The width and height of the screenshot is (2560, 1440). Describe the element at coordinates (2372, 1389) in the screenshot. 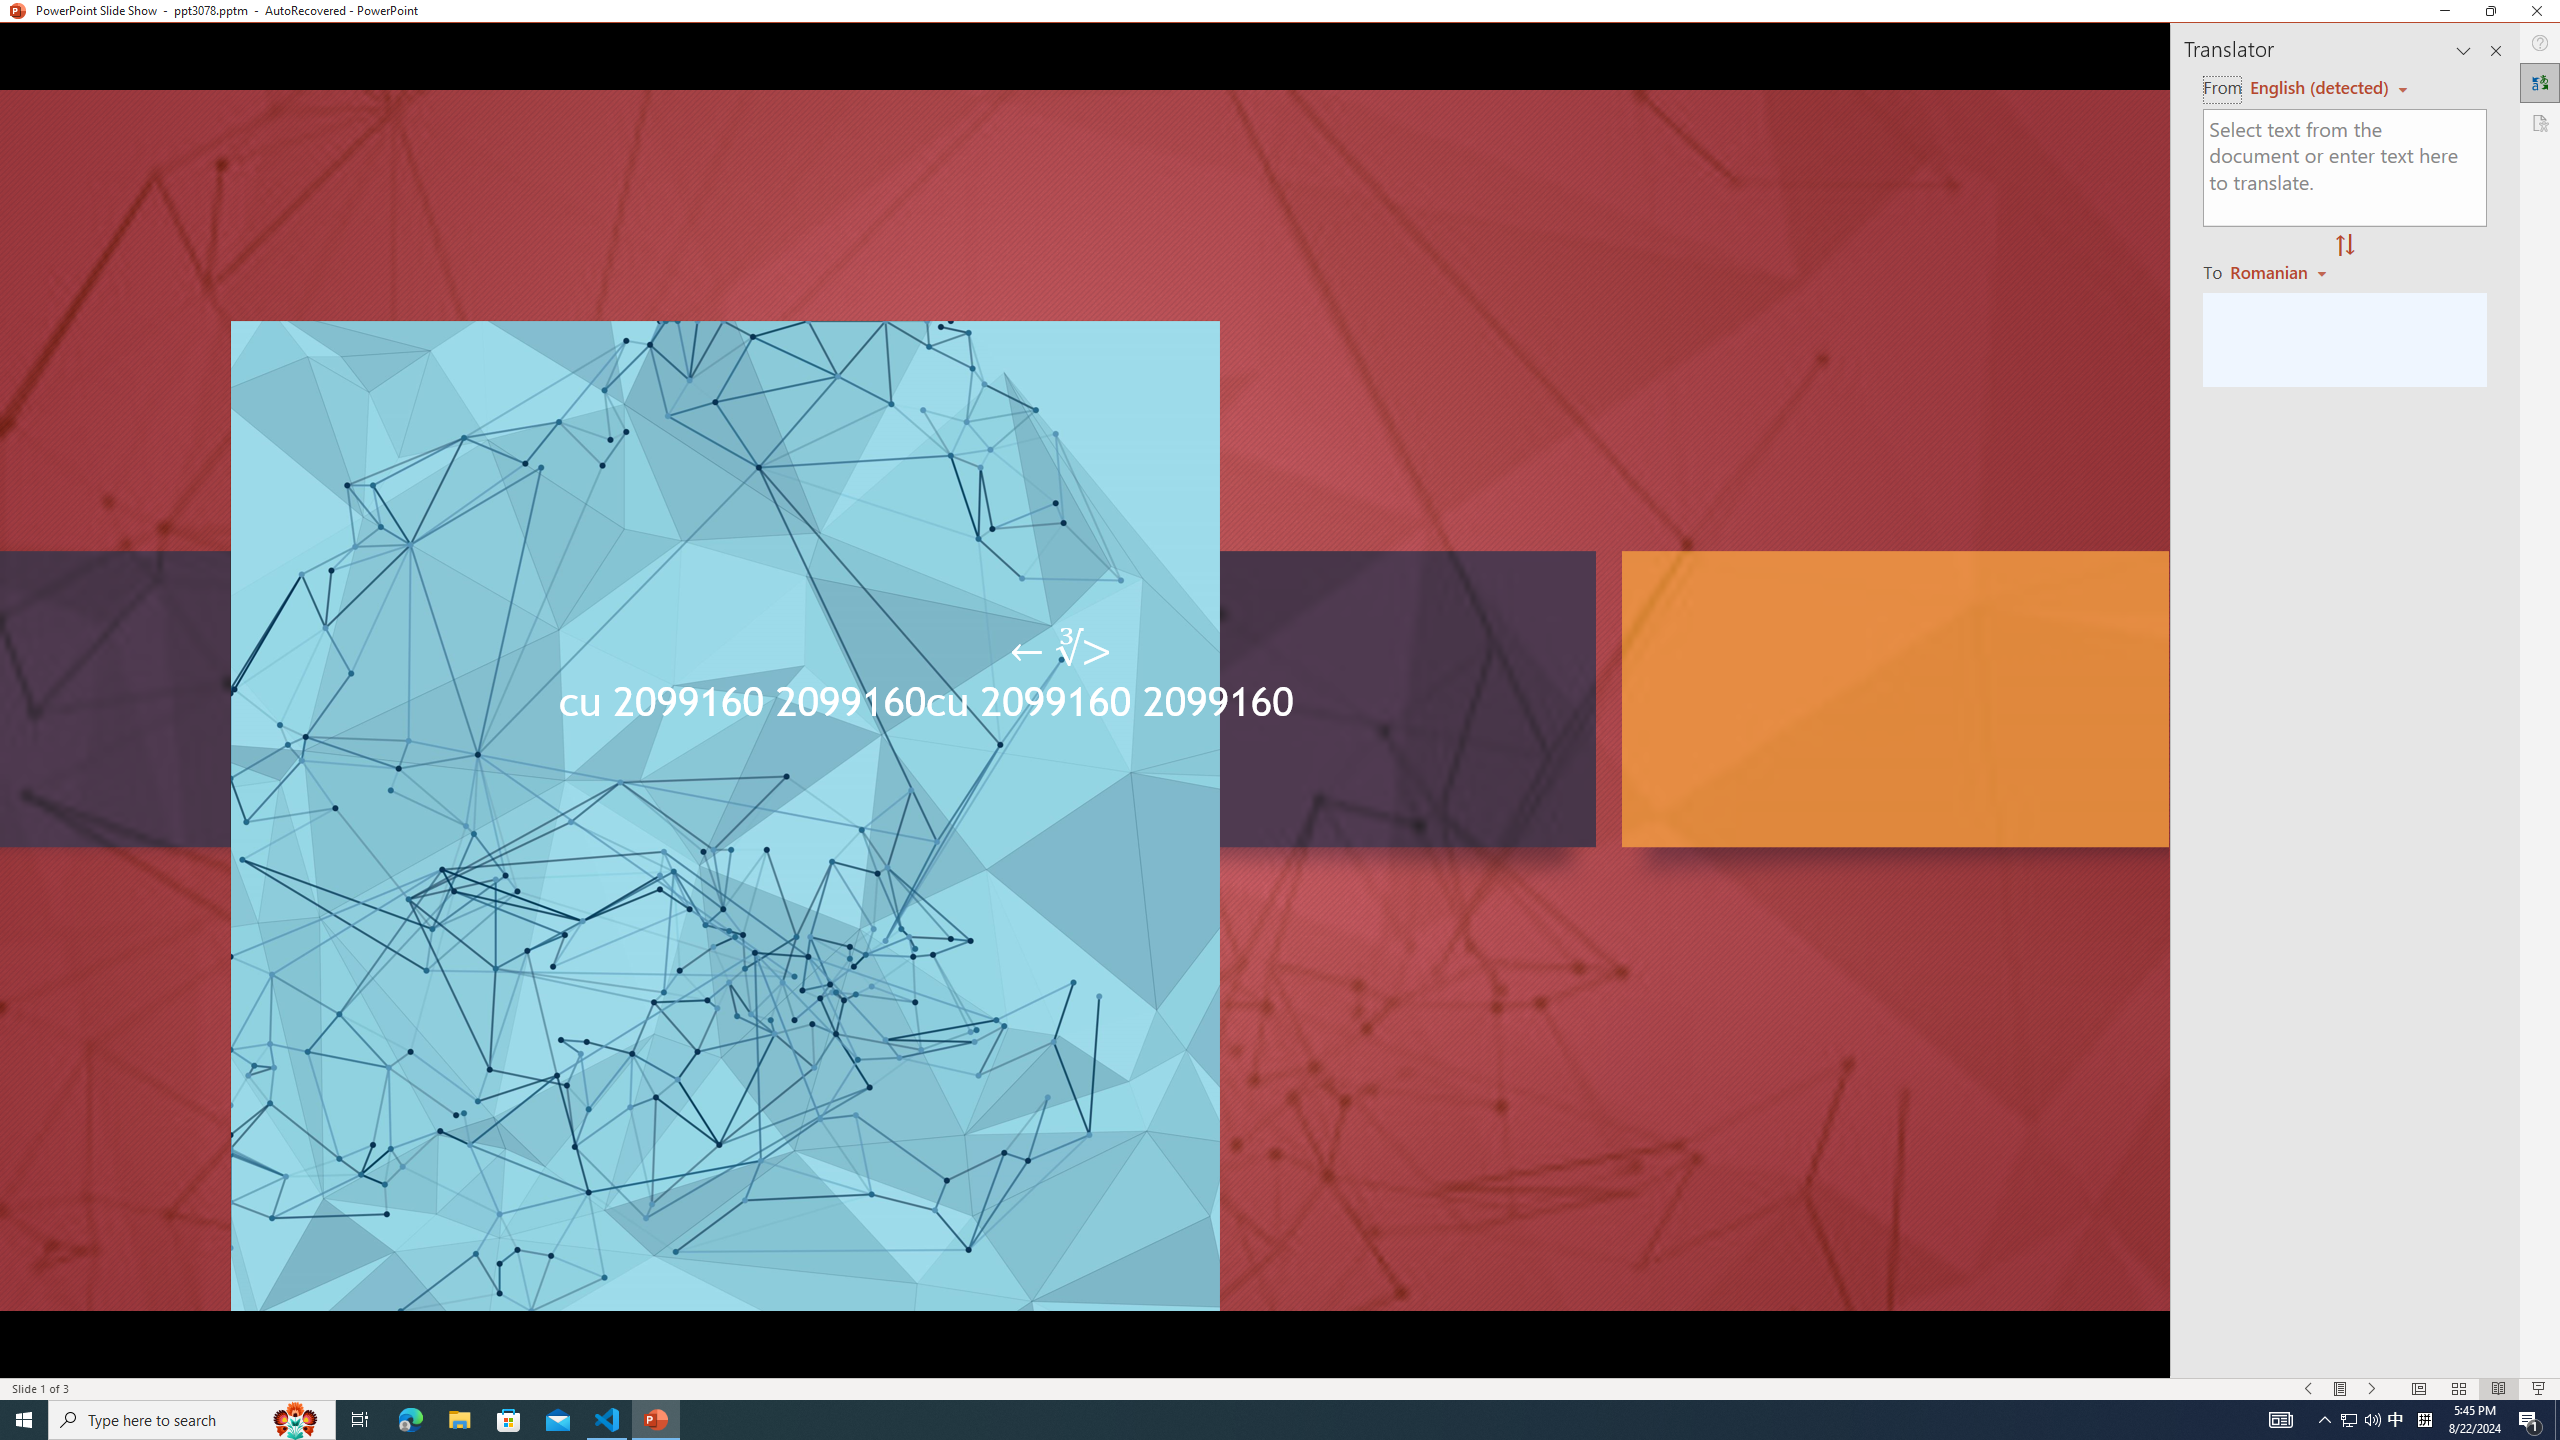

I see `'Slide Show Next On'` at that location.